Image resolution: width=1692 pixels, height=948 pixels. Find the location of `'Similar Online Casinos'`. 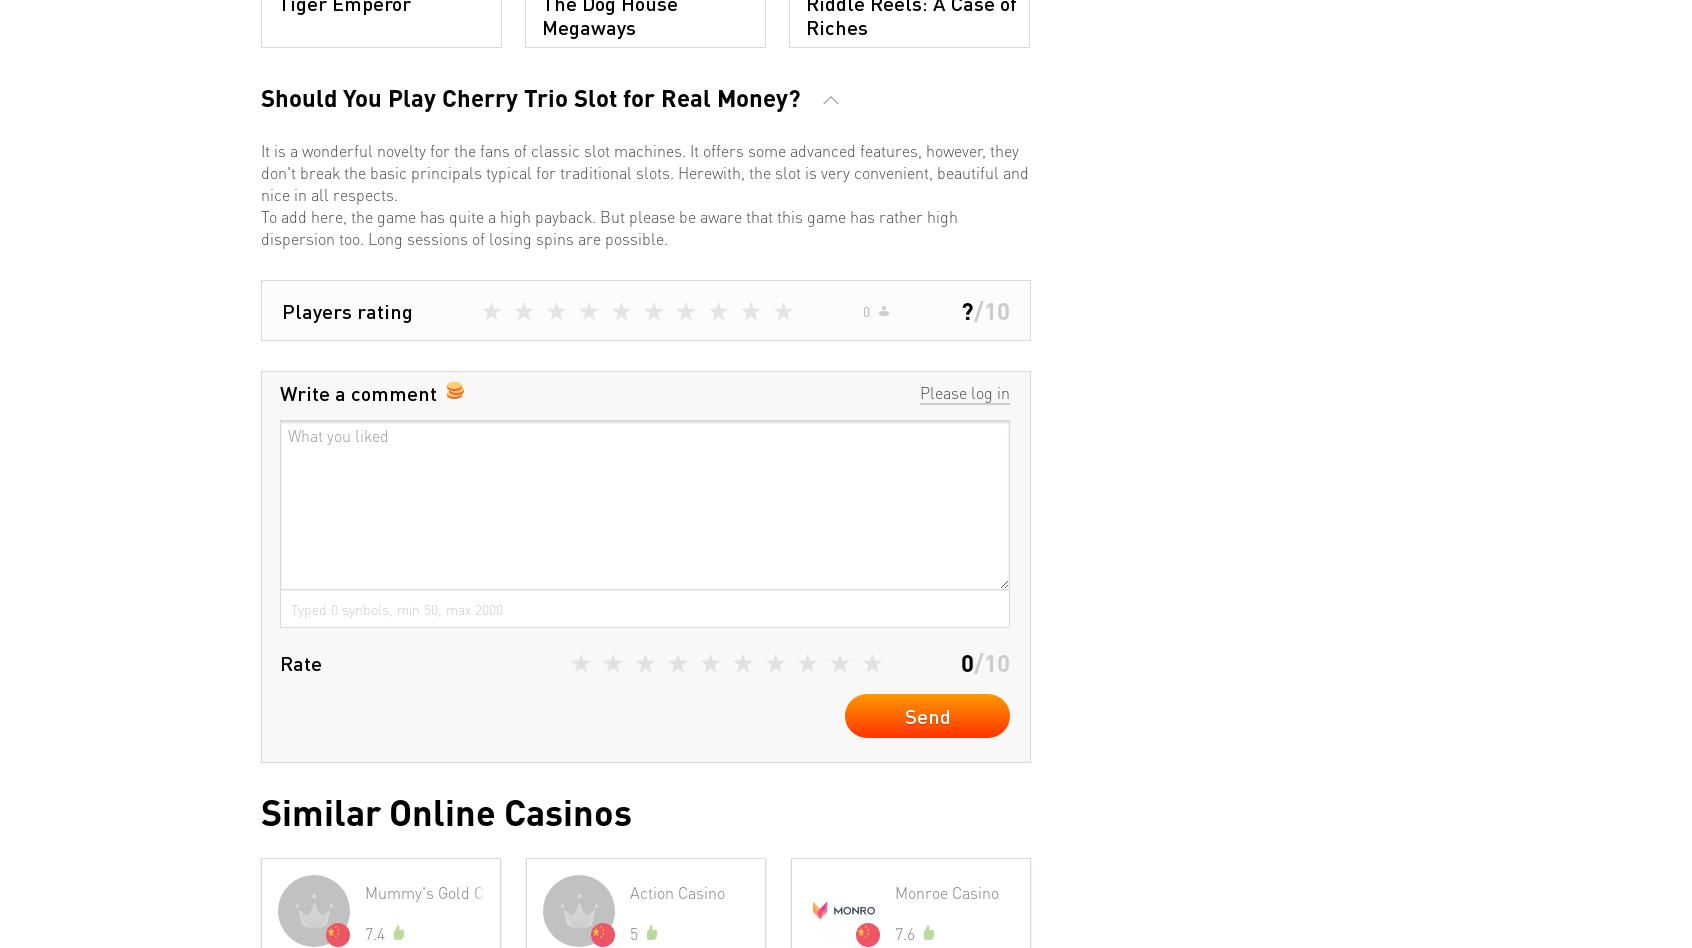

'Similar Online Casinos' is located at coordinates (445, 811).